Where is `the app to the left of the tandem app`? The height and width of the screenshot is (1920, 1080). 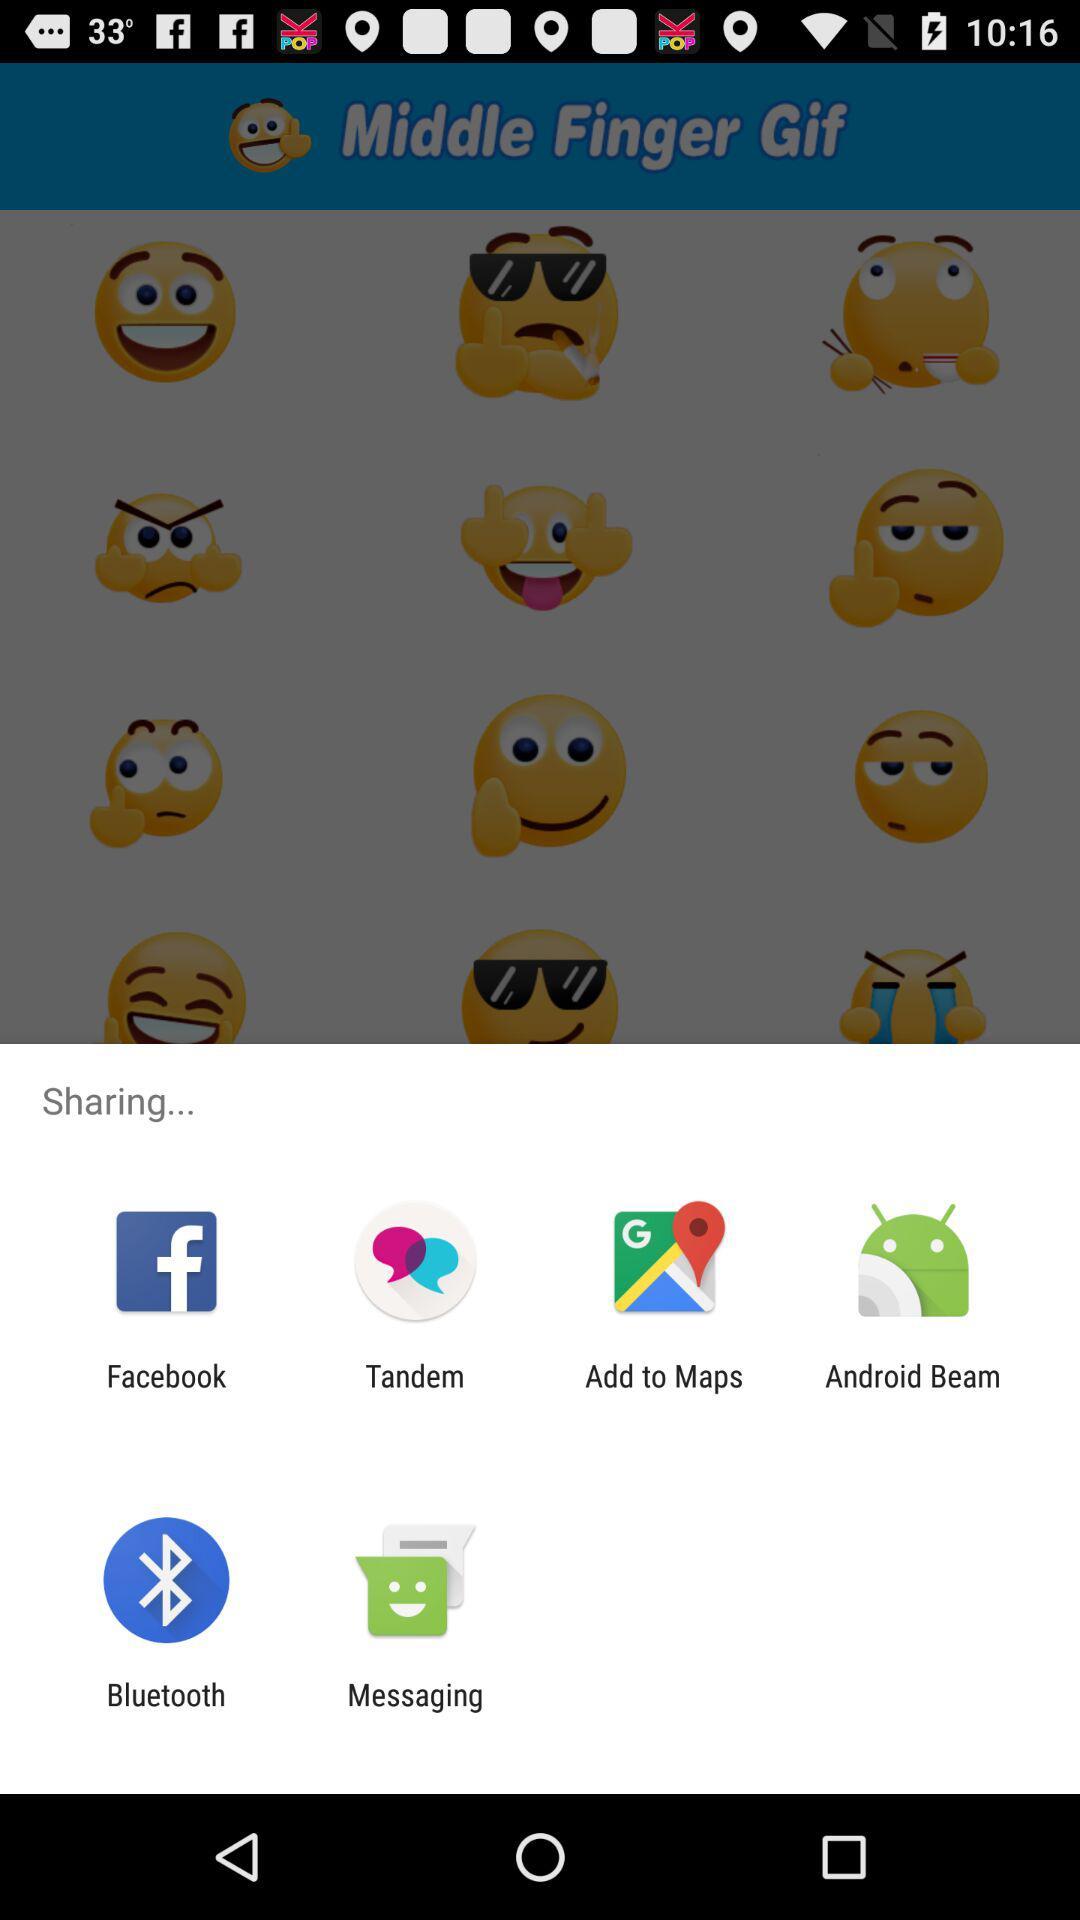
the app to the left of the tandem app is located at coordinates (165, 1392).